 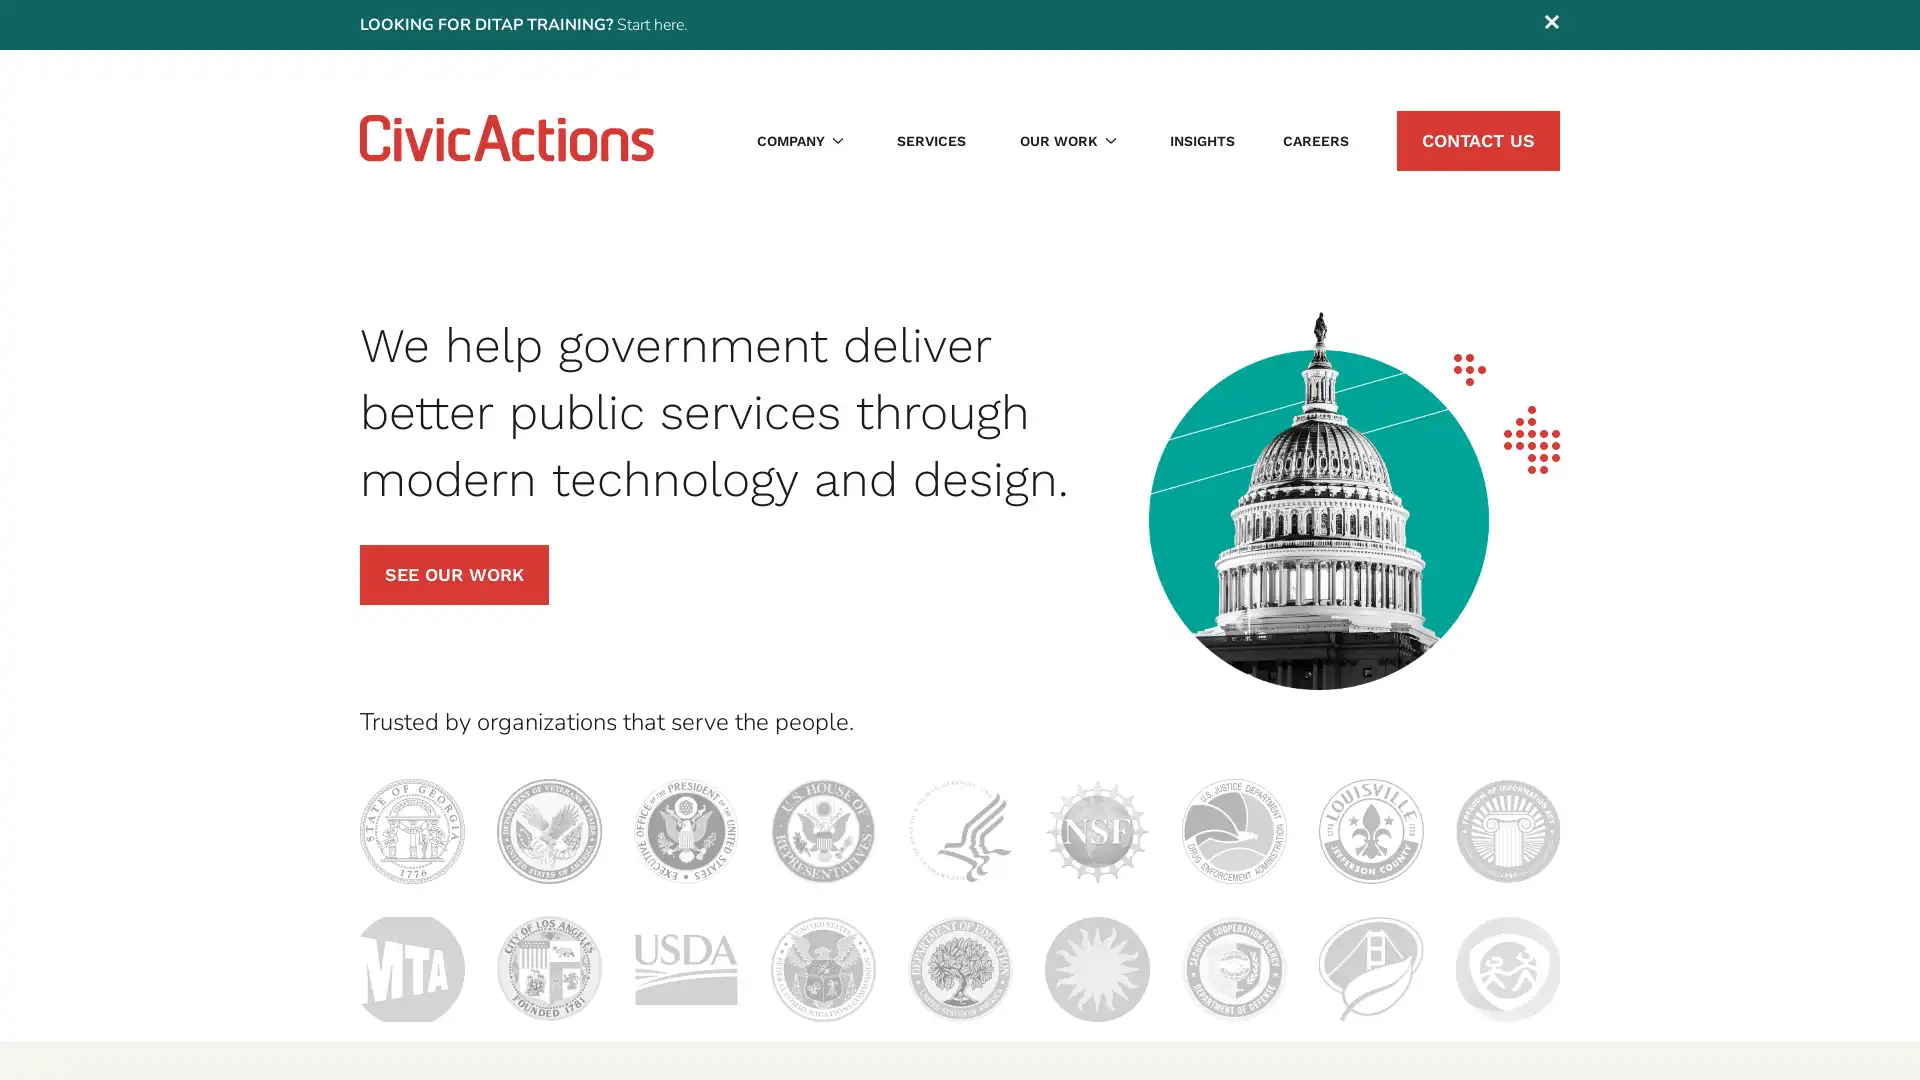 What do you see at coordinates (800, 140) in the screenshot?
I see `COMPANY` at bounding box center [800, 140].